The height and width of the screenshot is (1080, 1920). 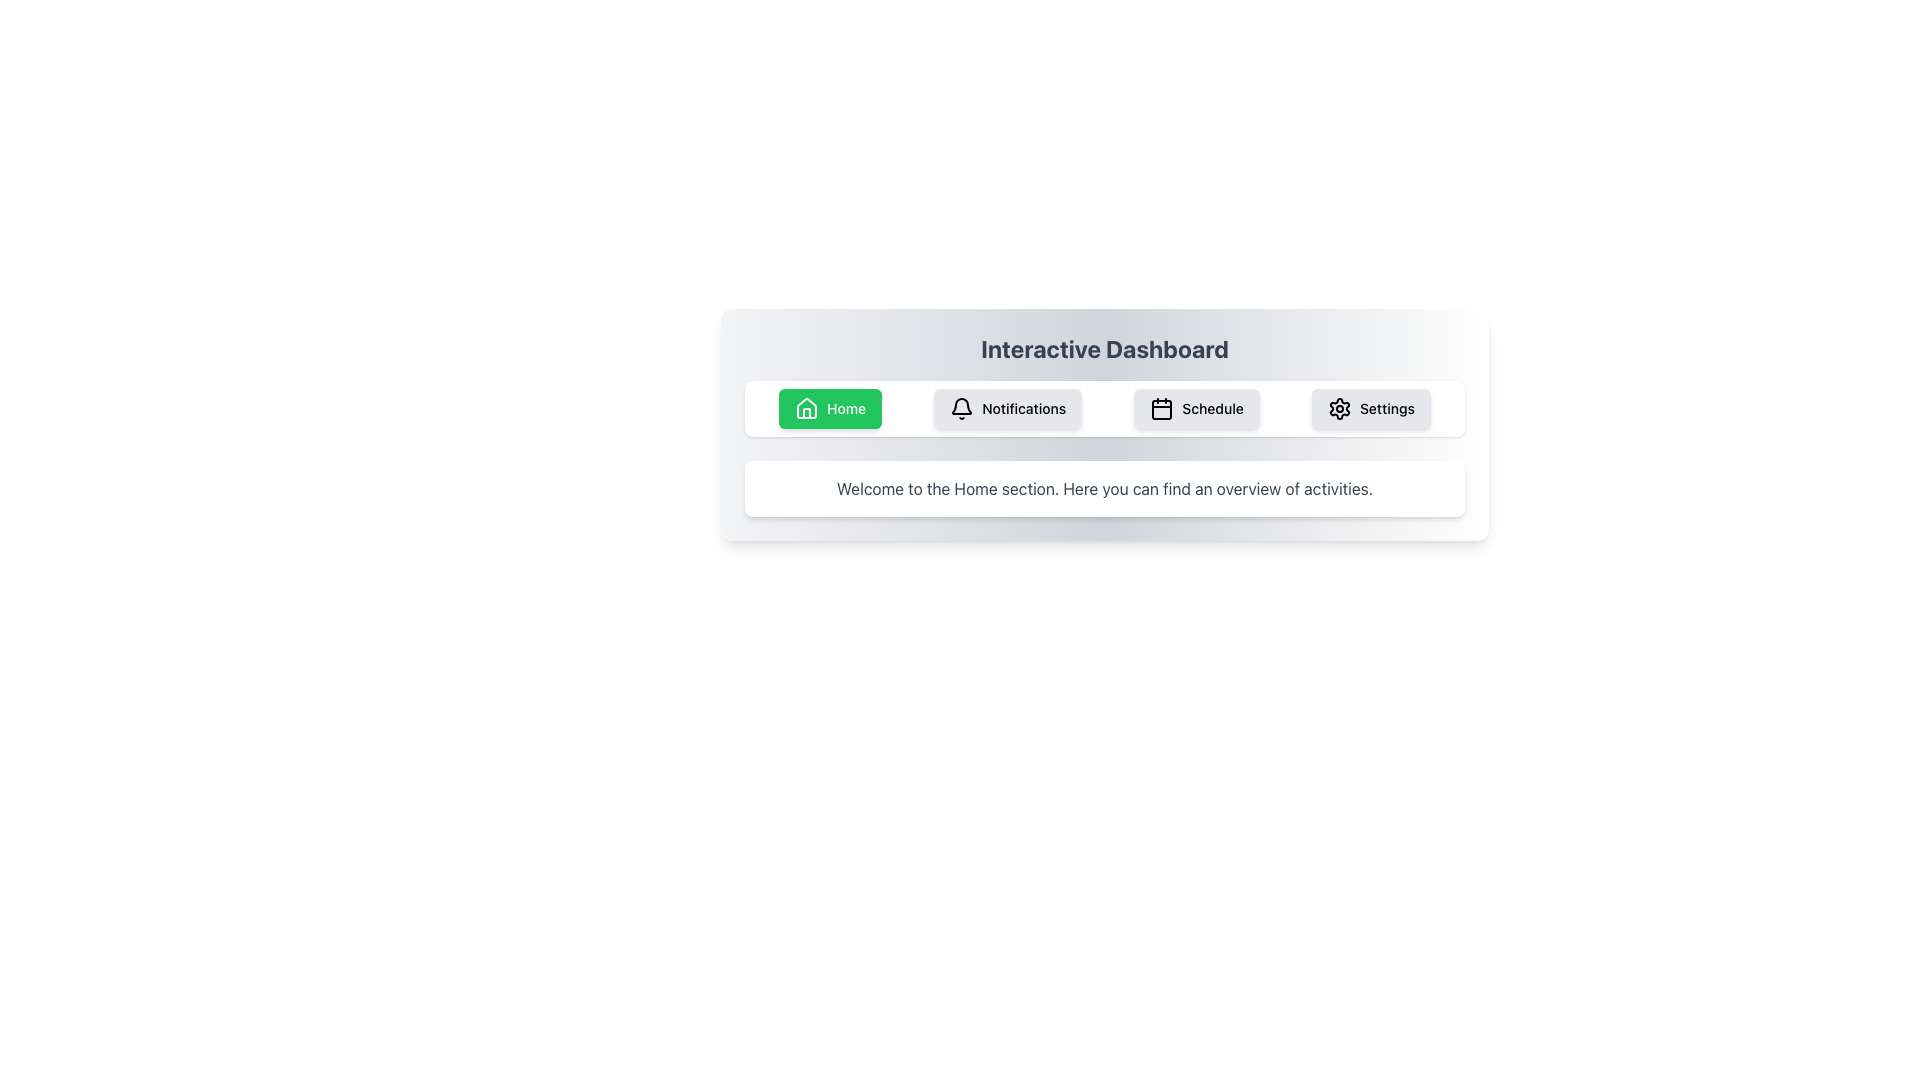 I want to click on the 'Settings' button, which is a light gray rectangular button with rounded corners featuring a gear icon and the text 'Settings' in black, positioned as the fourth button in its group, so click(x=1370, y=407).